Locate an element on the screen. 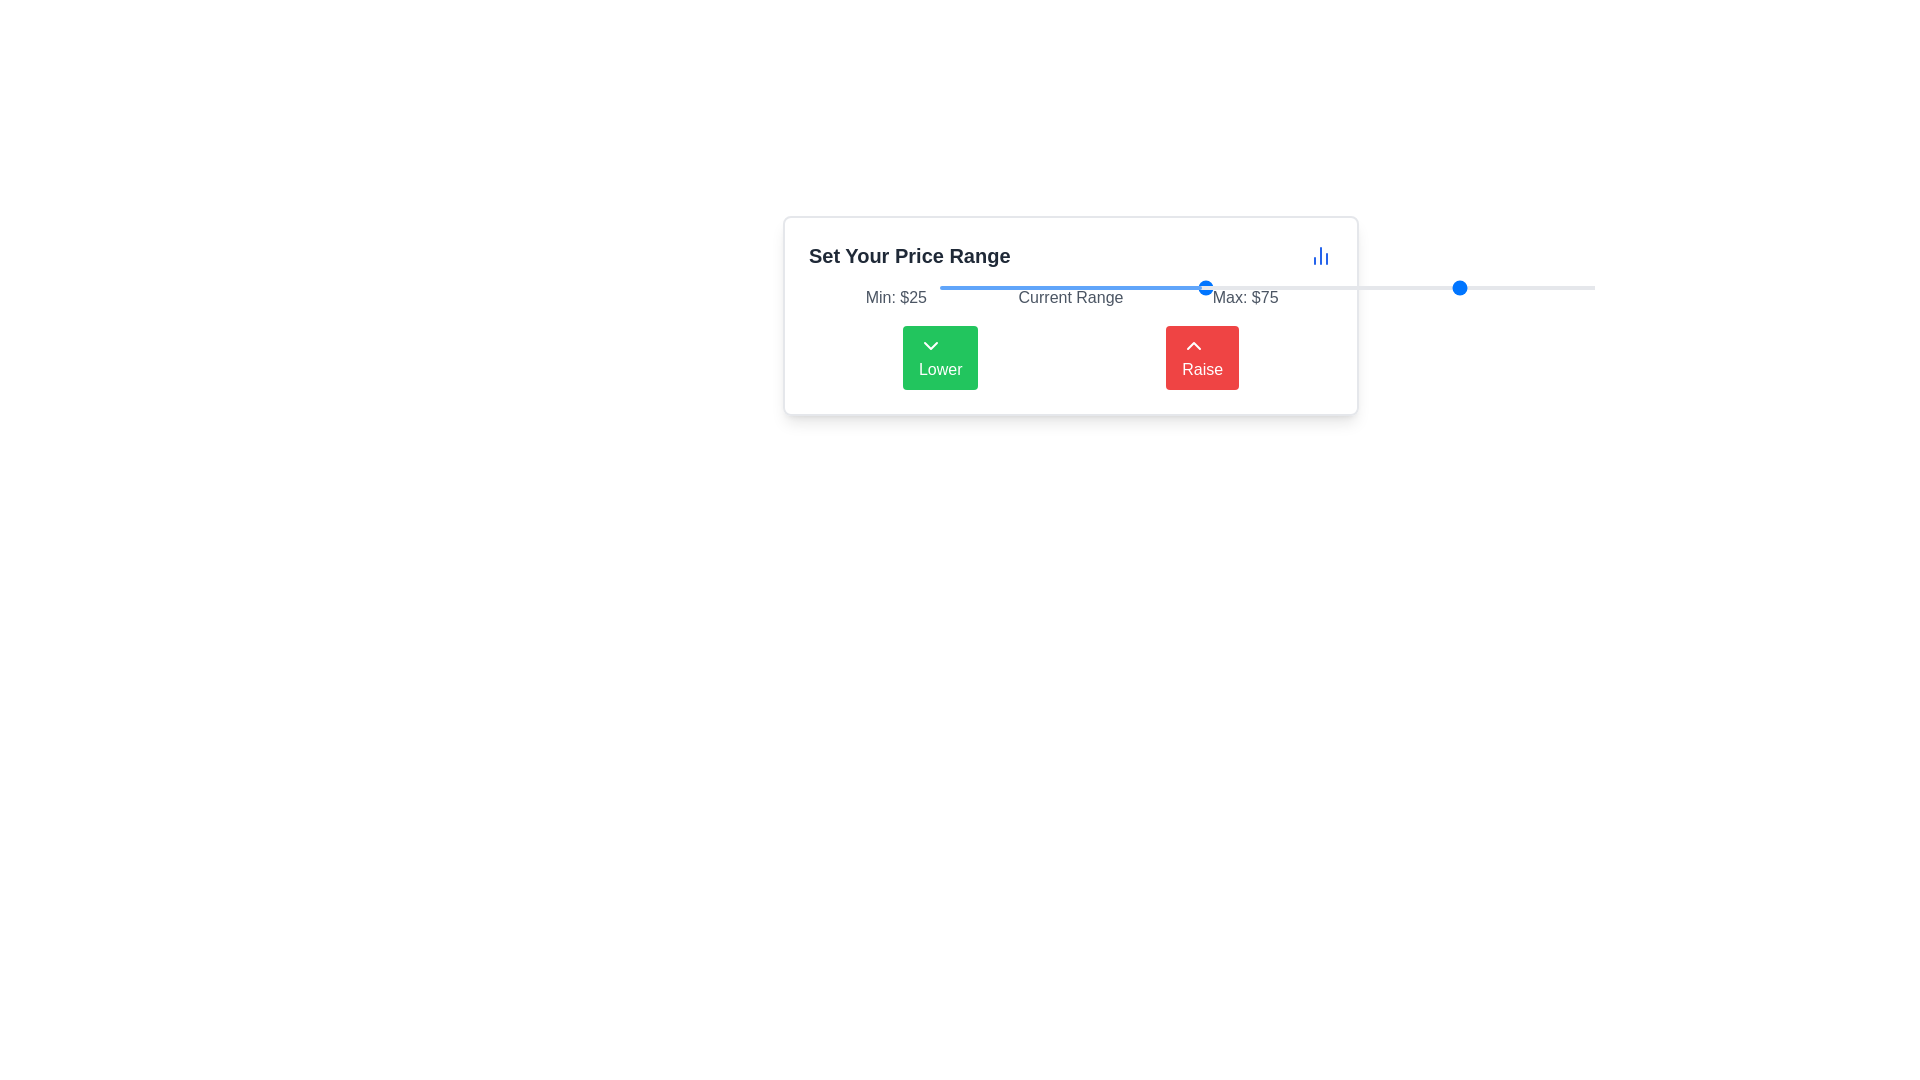 This screenshot has width=1920, height=1080. the downward-facing chevron icon in the center of the green 'Lower' button, which is part of the panel titled 'Set Your Price Range' is located at coordinates (929, 345).